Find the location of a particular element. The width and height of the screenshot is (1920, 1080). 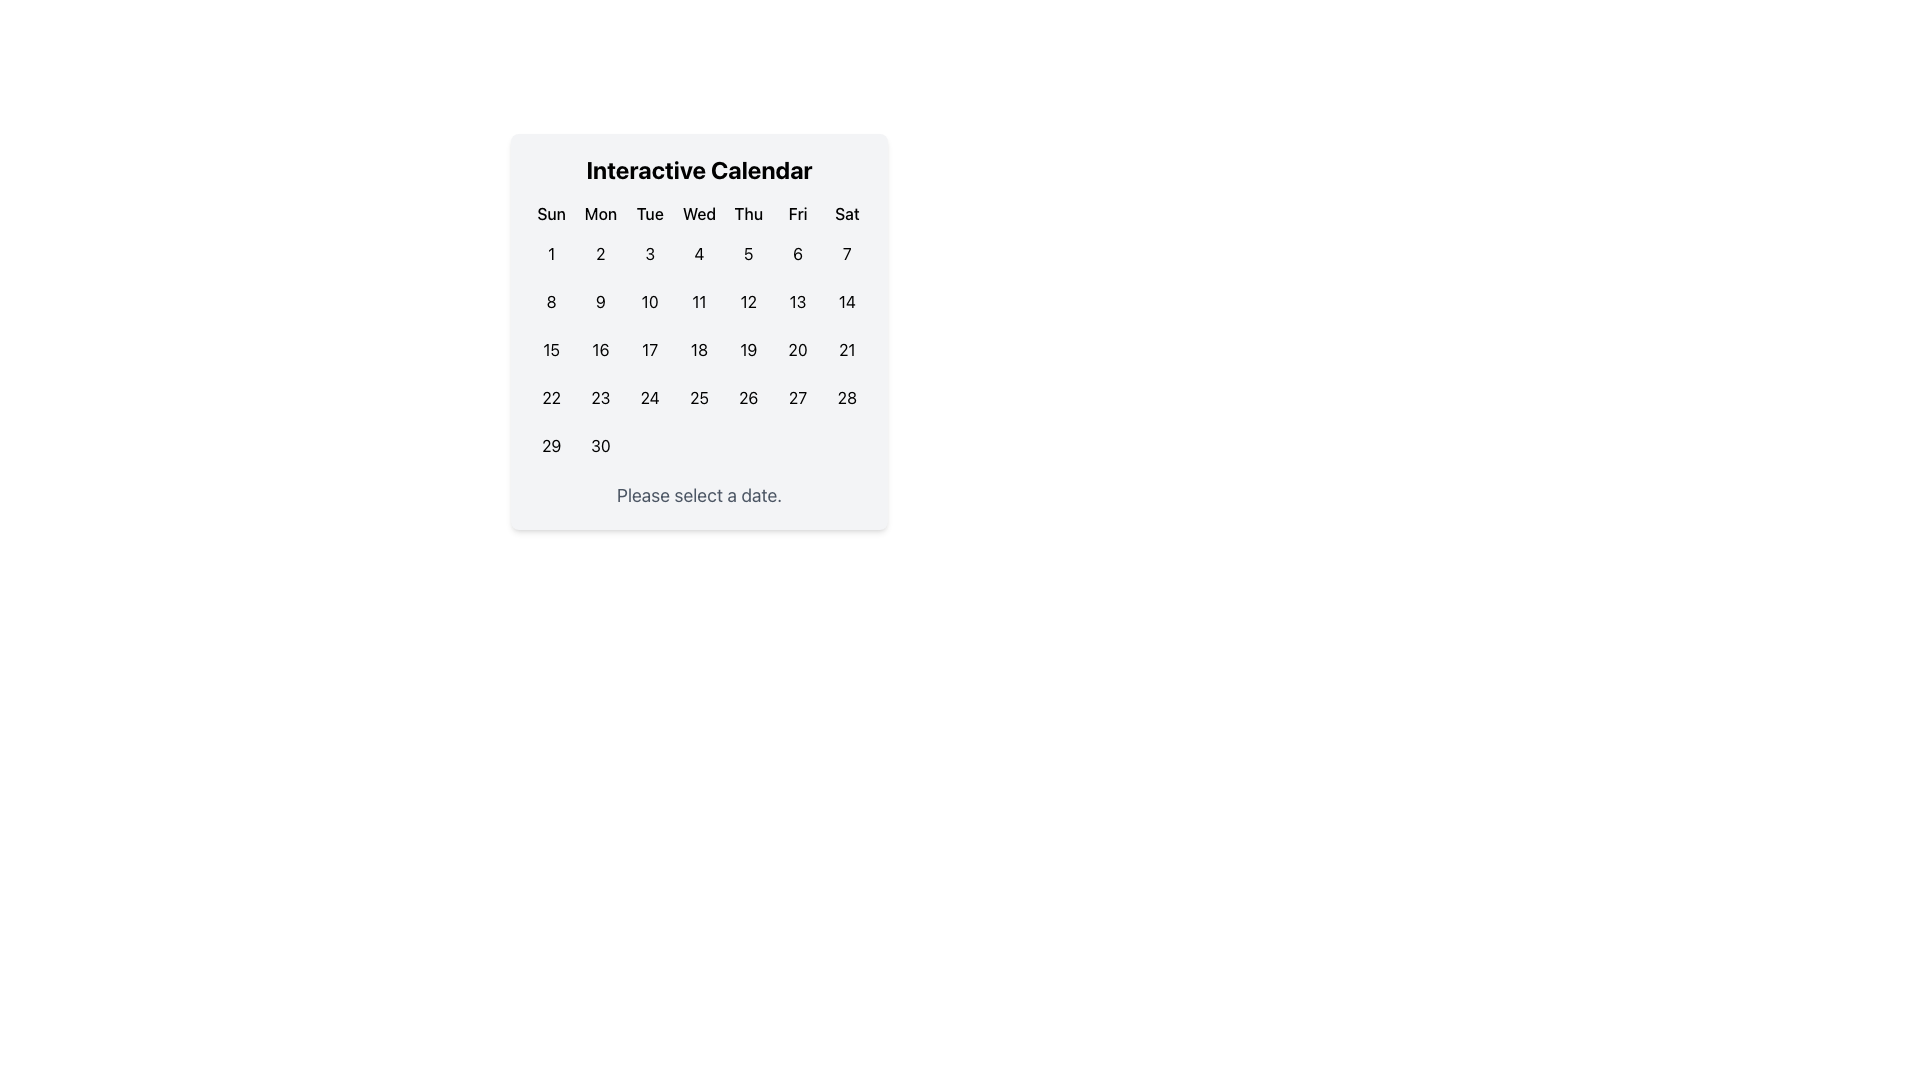

the Text Label for Monday in the calendar header, positioned between 'Sun' and 'Tue' is located at coordinates (599, 213).